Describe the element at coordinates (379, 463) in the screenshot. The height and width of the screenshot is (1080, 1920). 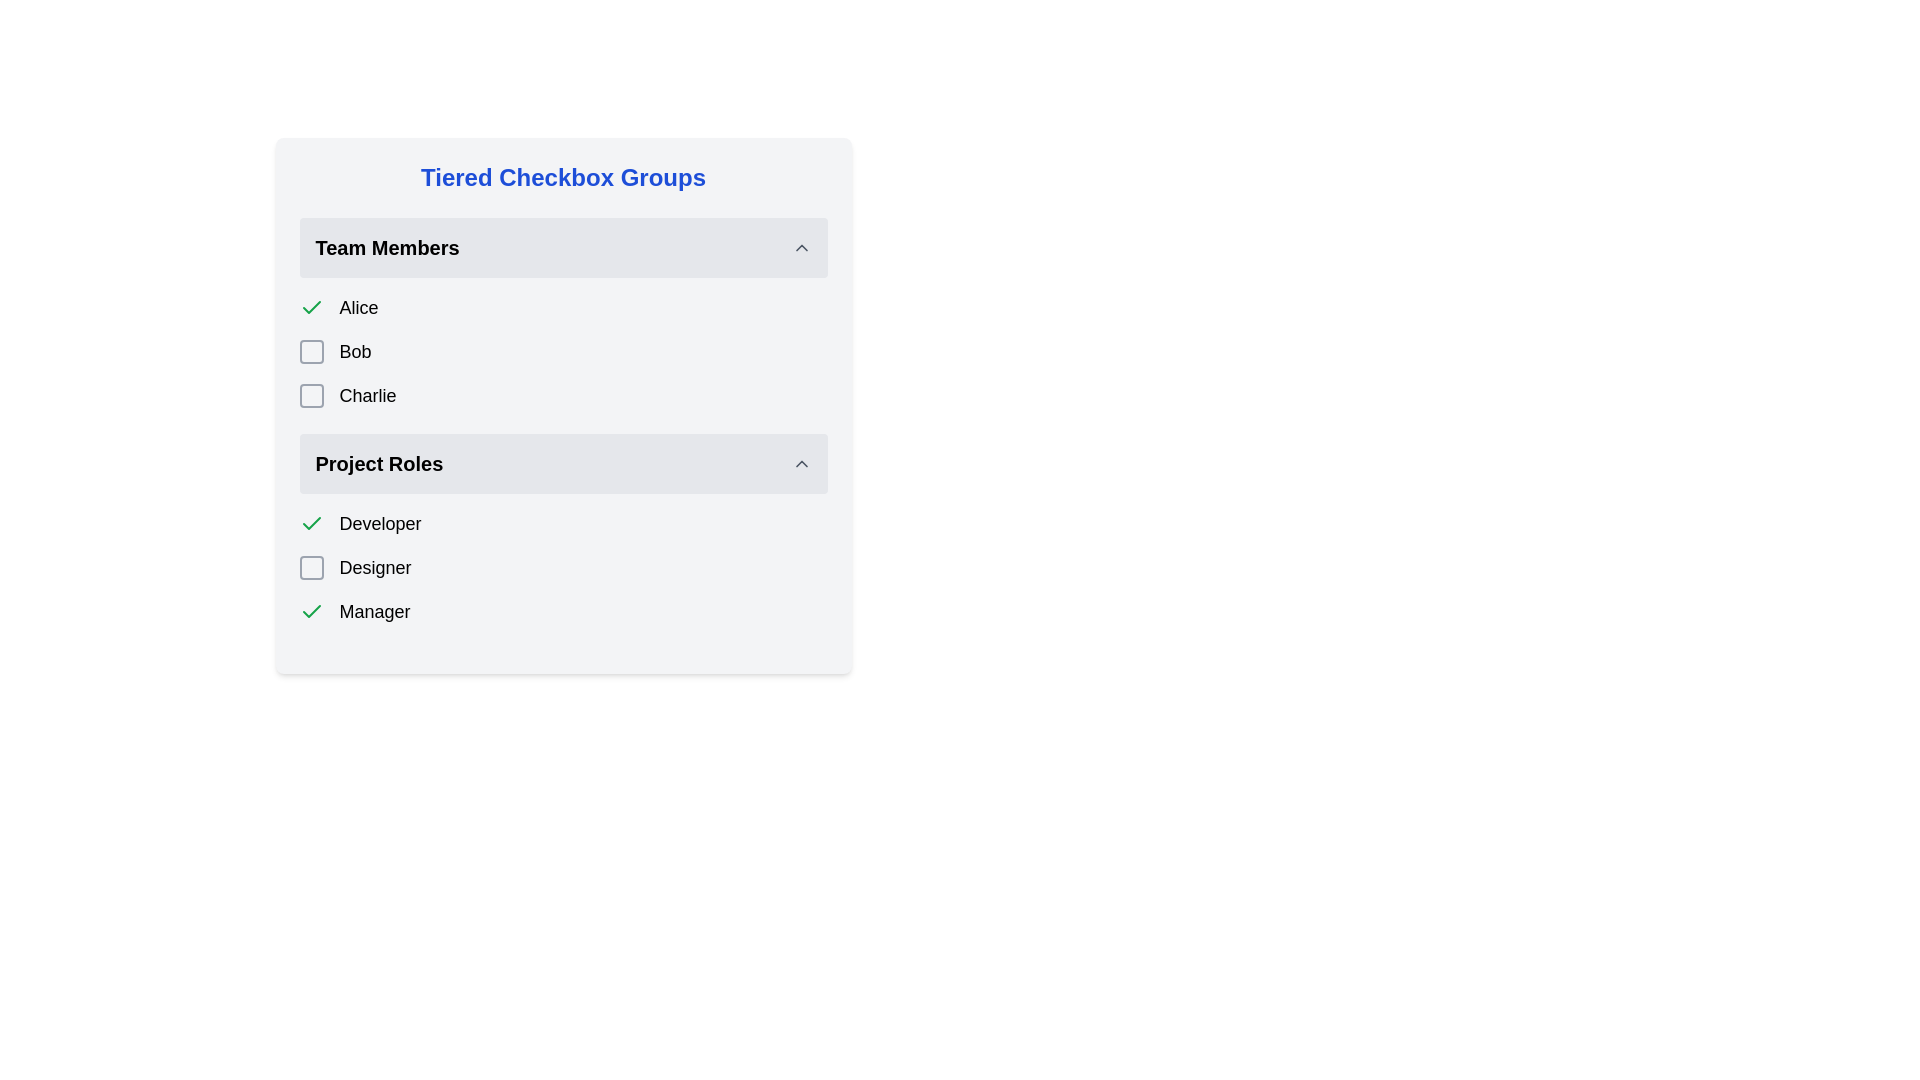
I see `the static text label that serves as a title for the collapsible section listing project roles, located centrally aligned in the 'Project Roles' section` at that location.